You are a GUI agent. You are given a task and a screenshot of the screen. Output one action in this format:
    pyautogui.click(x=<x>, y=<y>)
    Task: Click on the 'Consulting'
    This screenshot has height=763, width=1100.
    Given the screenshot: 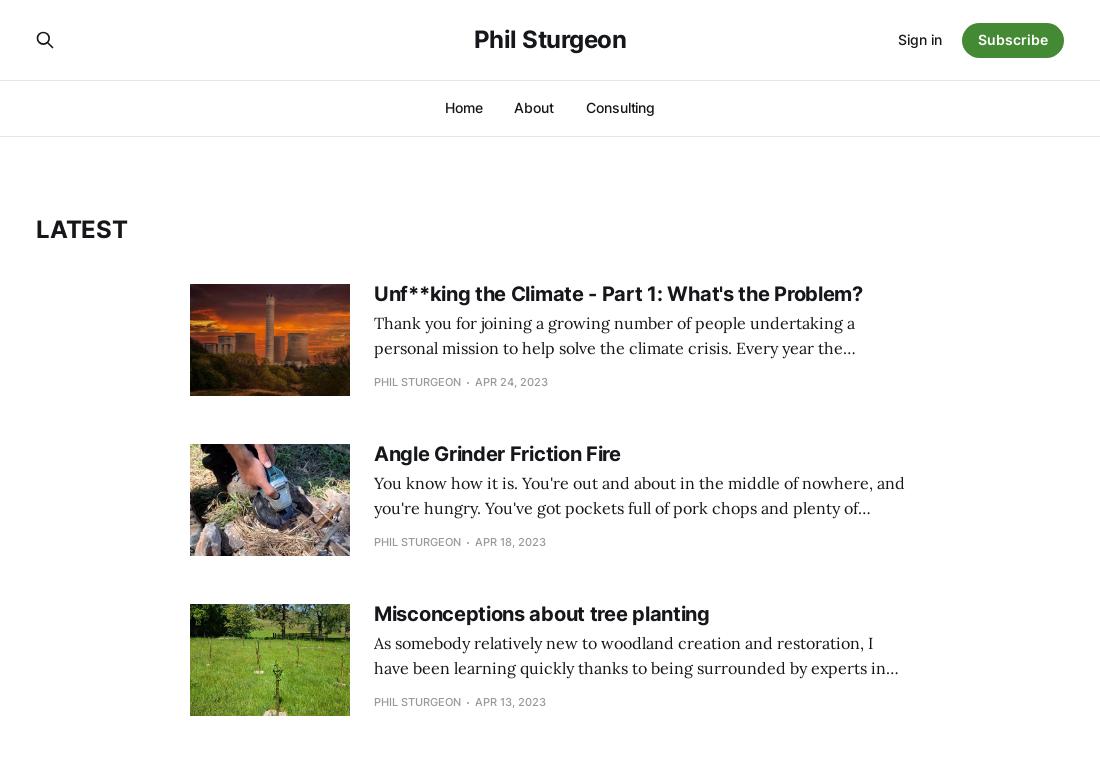 What is the action you would take?
    pyautogui.click(x=620, y=106)
    